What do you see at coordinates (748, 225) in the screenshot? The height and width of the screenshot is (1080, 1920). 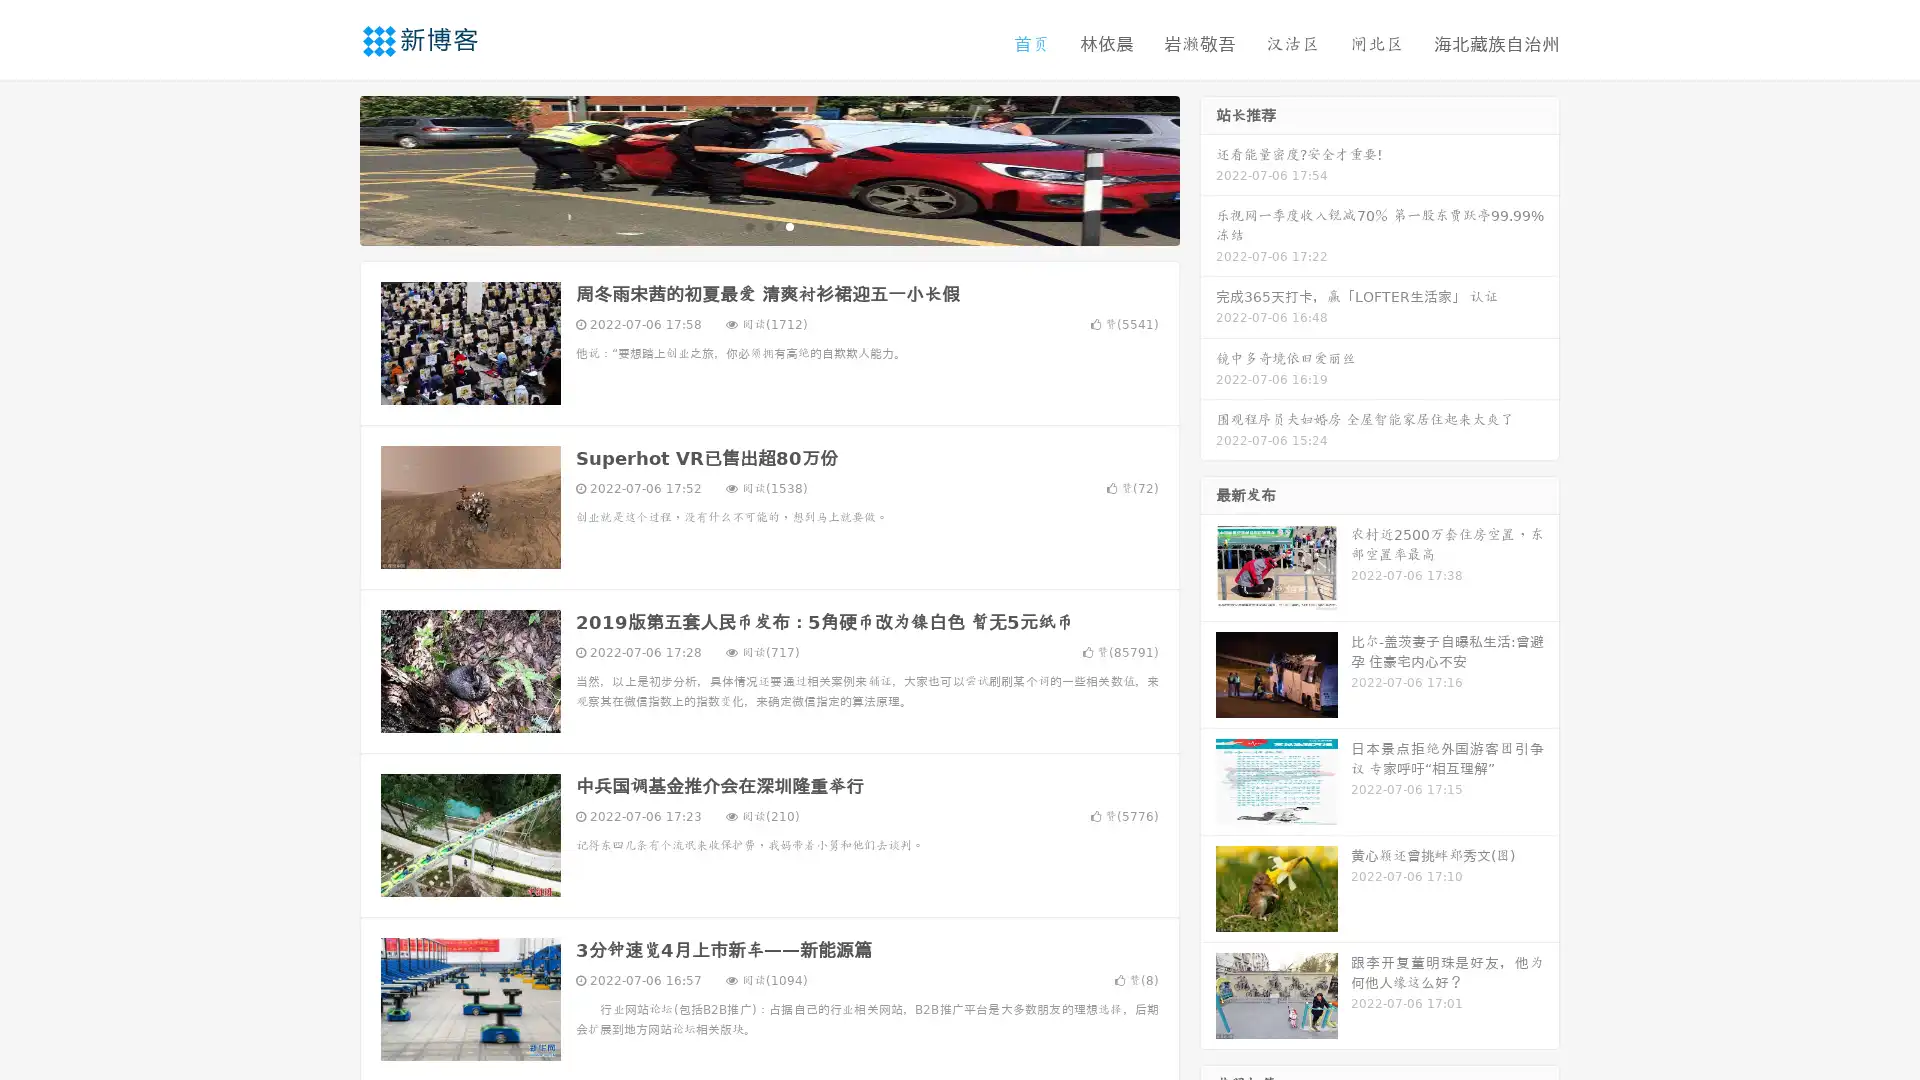 I see `Go to slide 1` at bounding box center [748, 225].